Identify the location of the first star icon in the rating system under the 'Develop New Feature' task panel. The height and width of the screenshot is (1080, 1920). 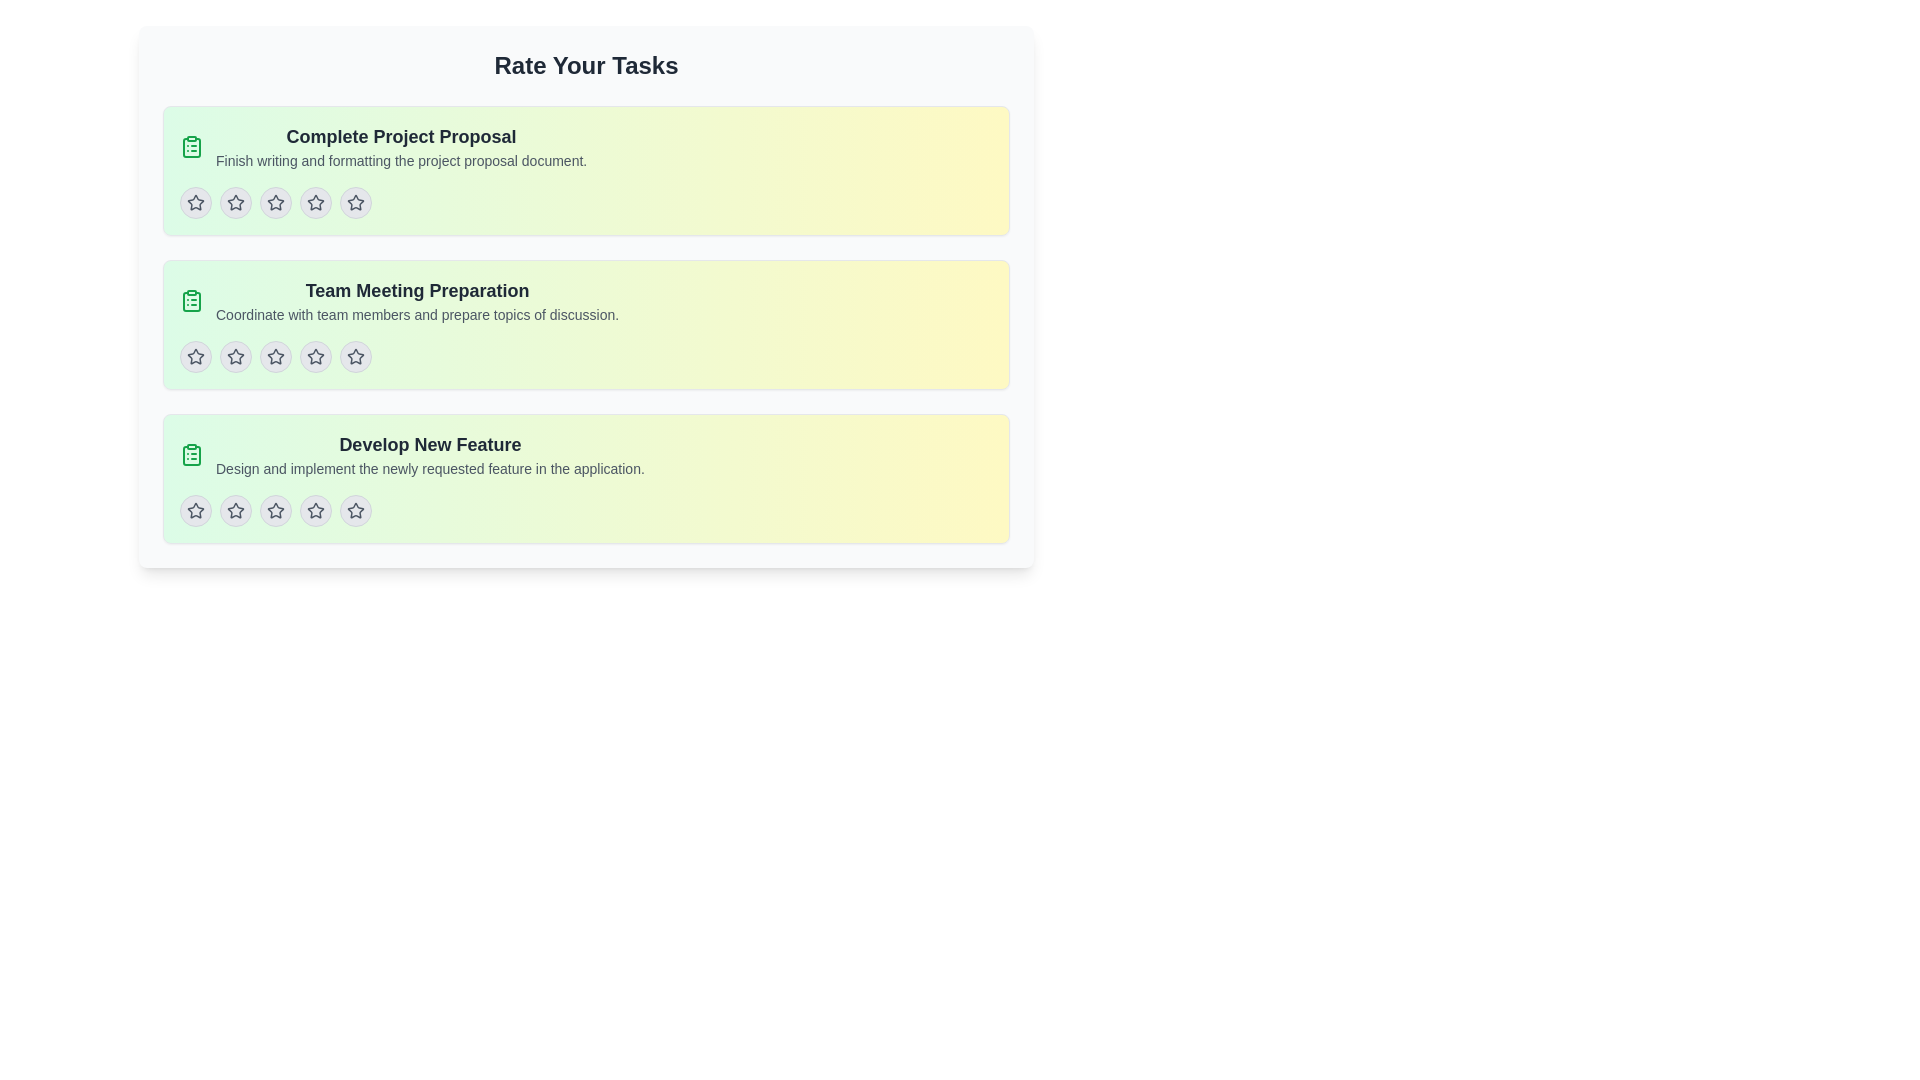
(196, 509).